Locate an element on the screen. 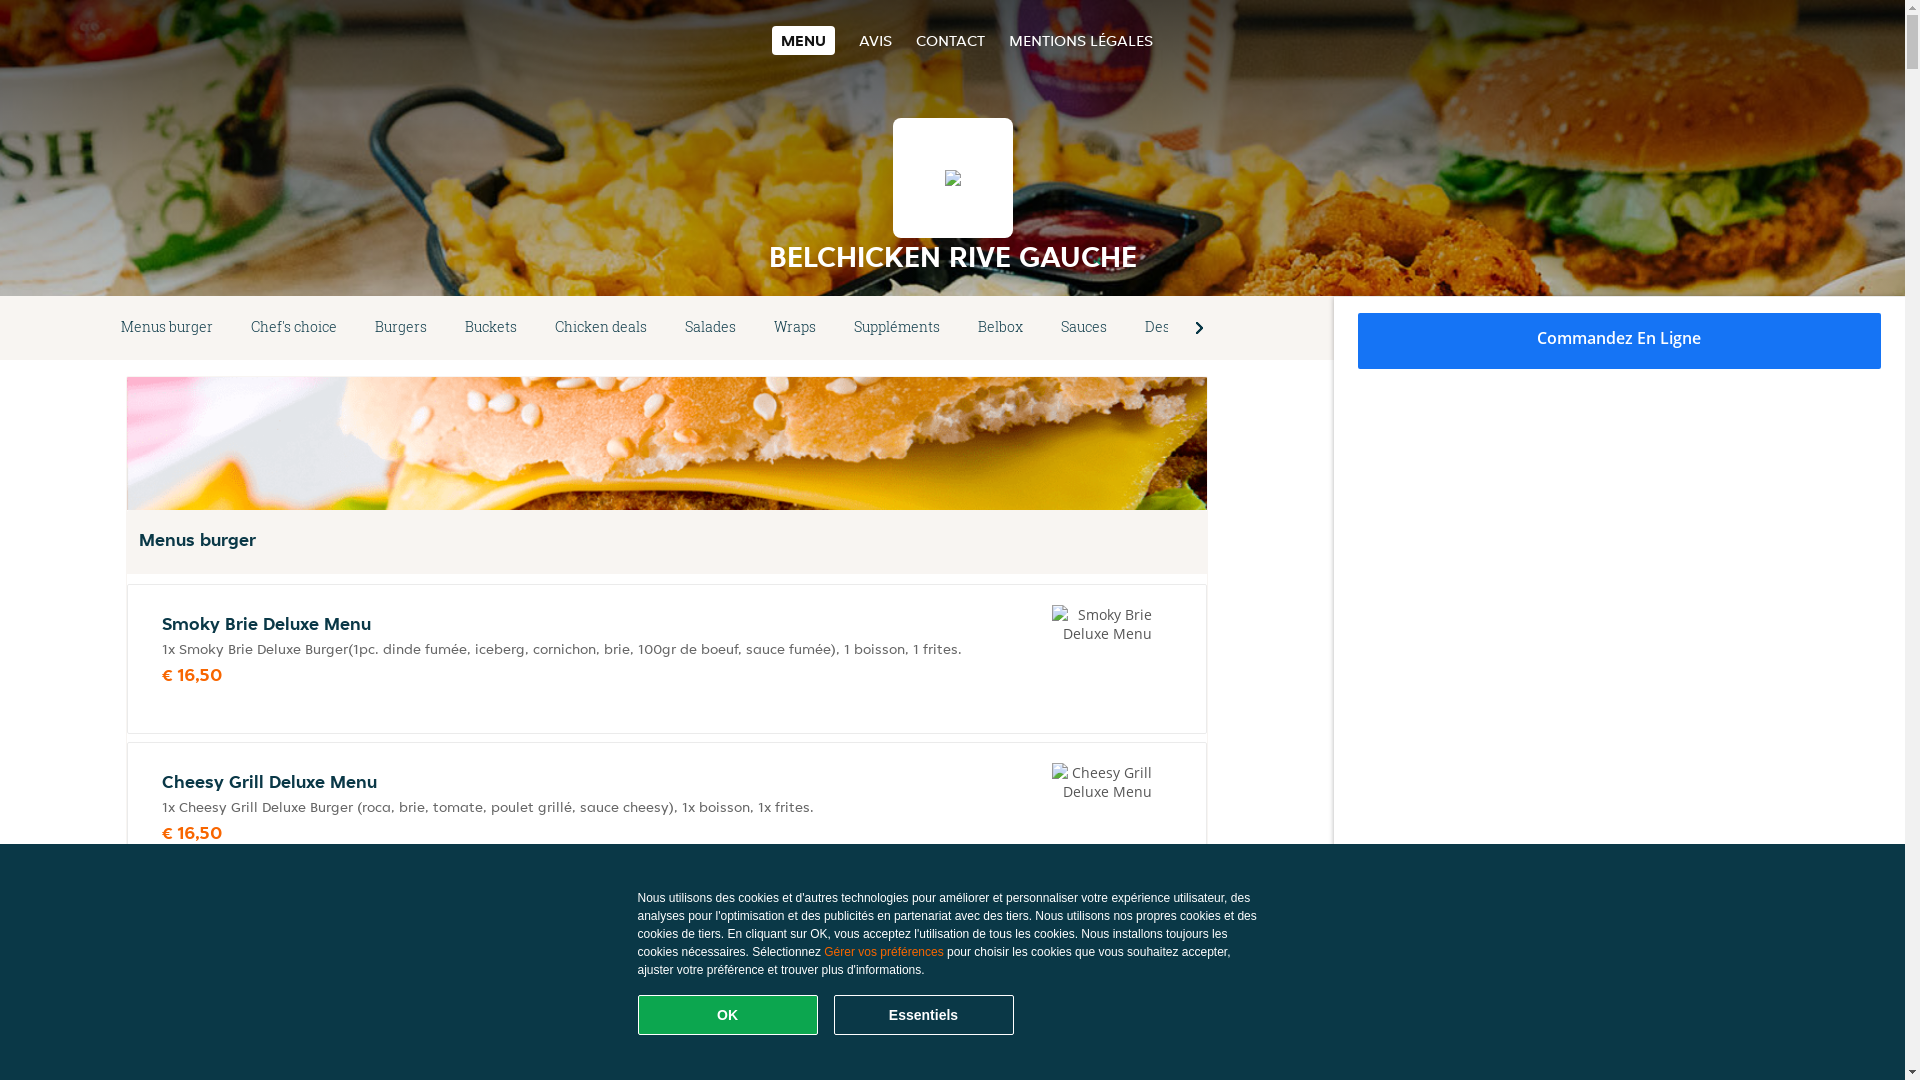 This screenshot has height=1080, width=1920. 'Desserts' is located at coordinates (1174, 326).